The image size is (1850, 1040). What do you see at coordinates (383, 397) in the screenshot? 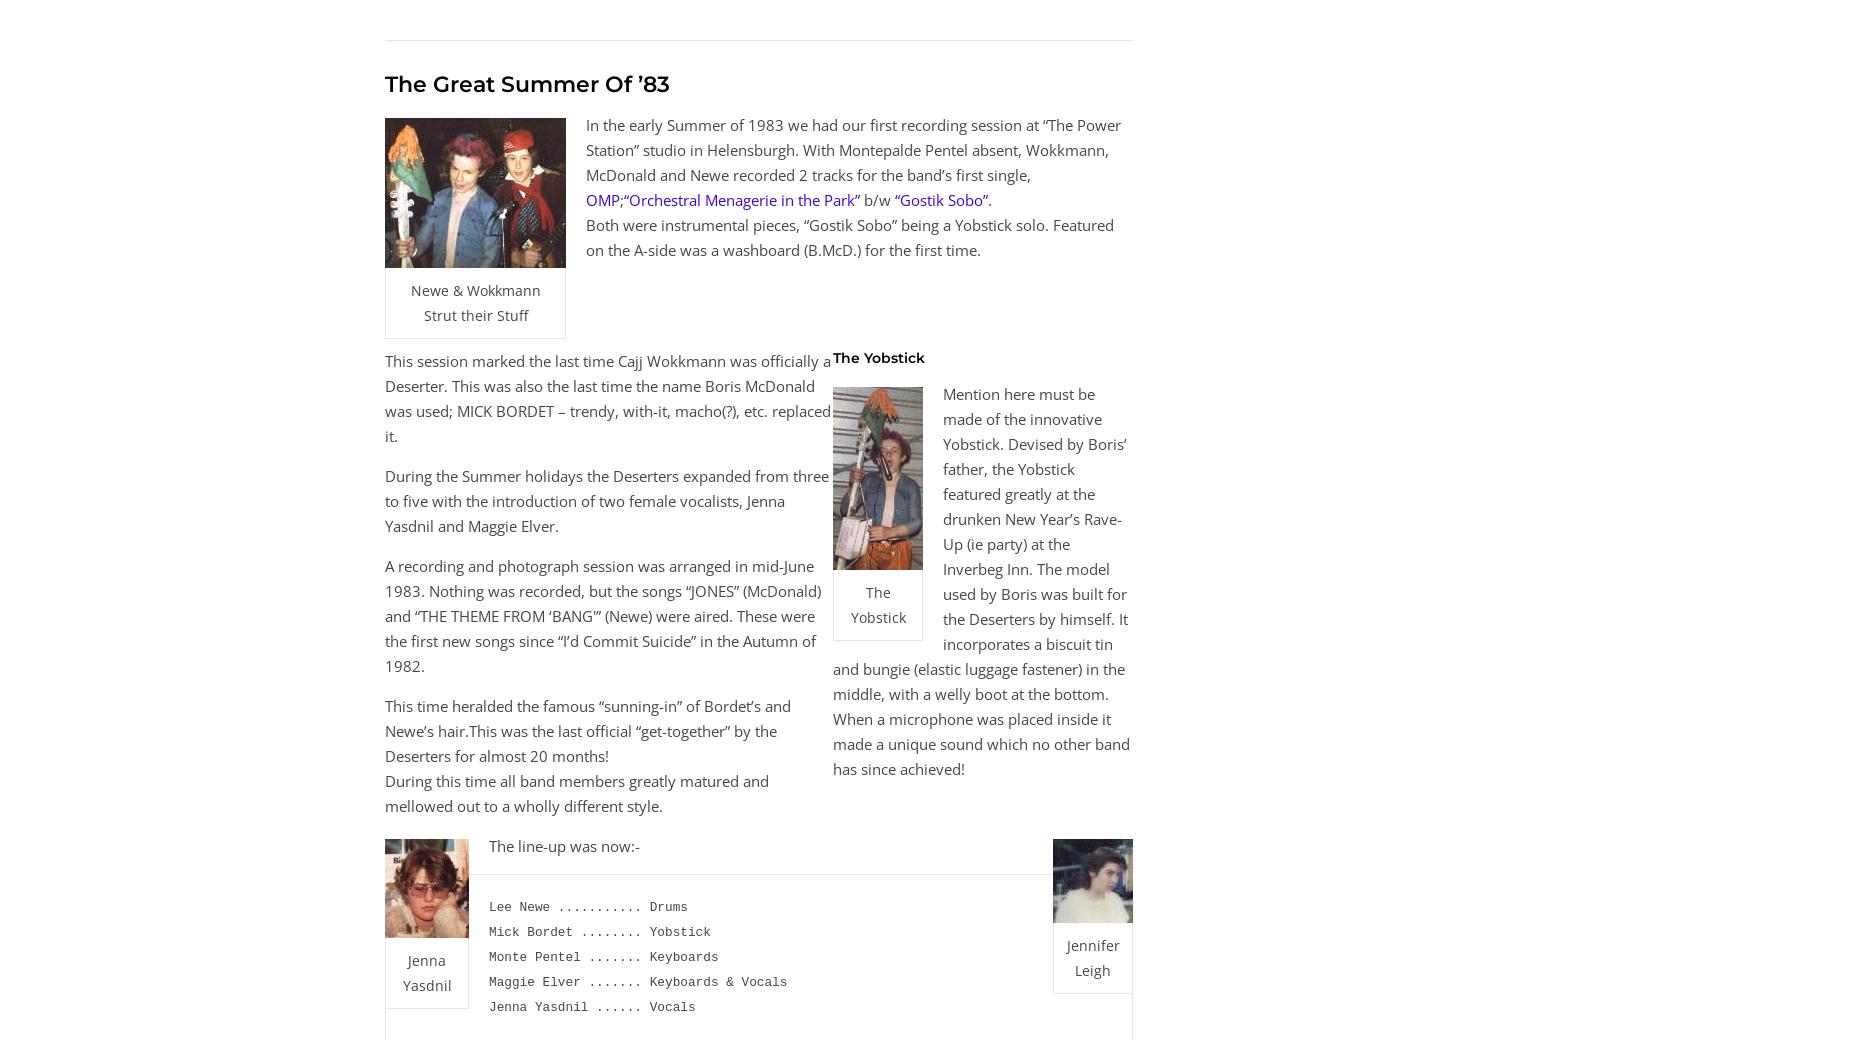
I see `'This session marked the last time Cajj Wokkmann was officially a Deserter. This was also the last time the name Boris McDonald was used; MICK BORDET – trendy, with-it, macho(?), etc. replaced it.'` at bounding box center [383, 397].